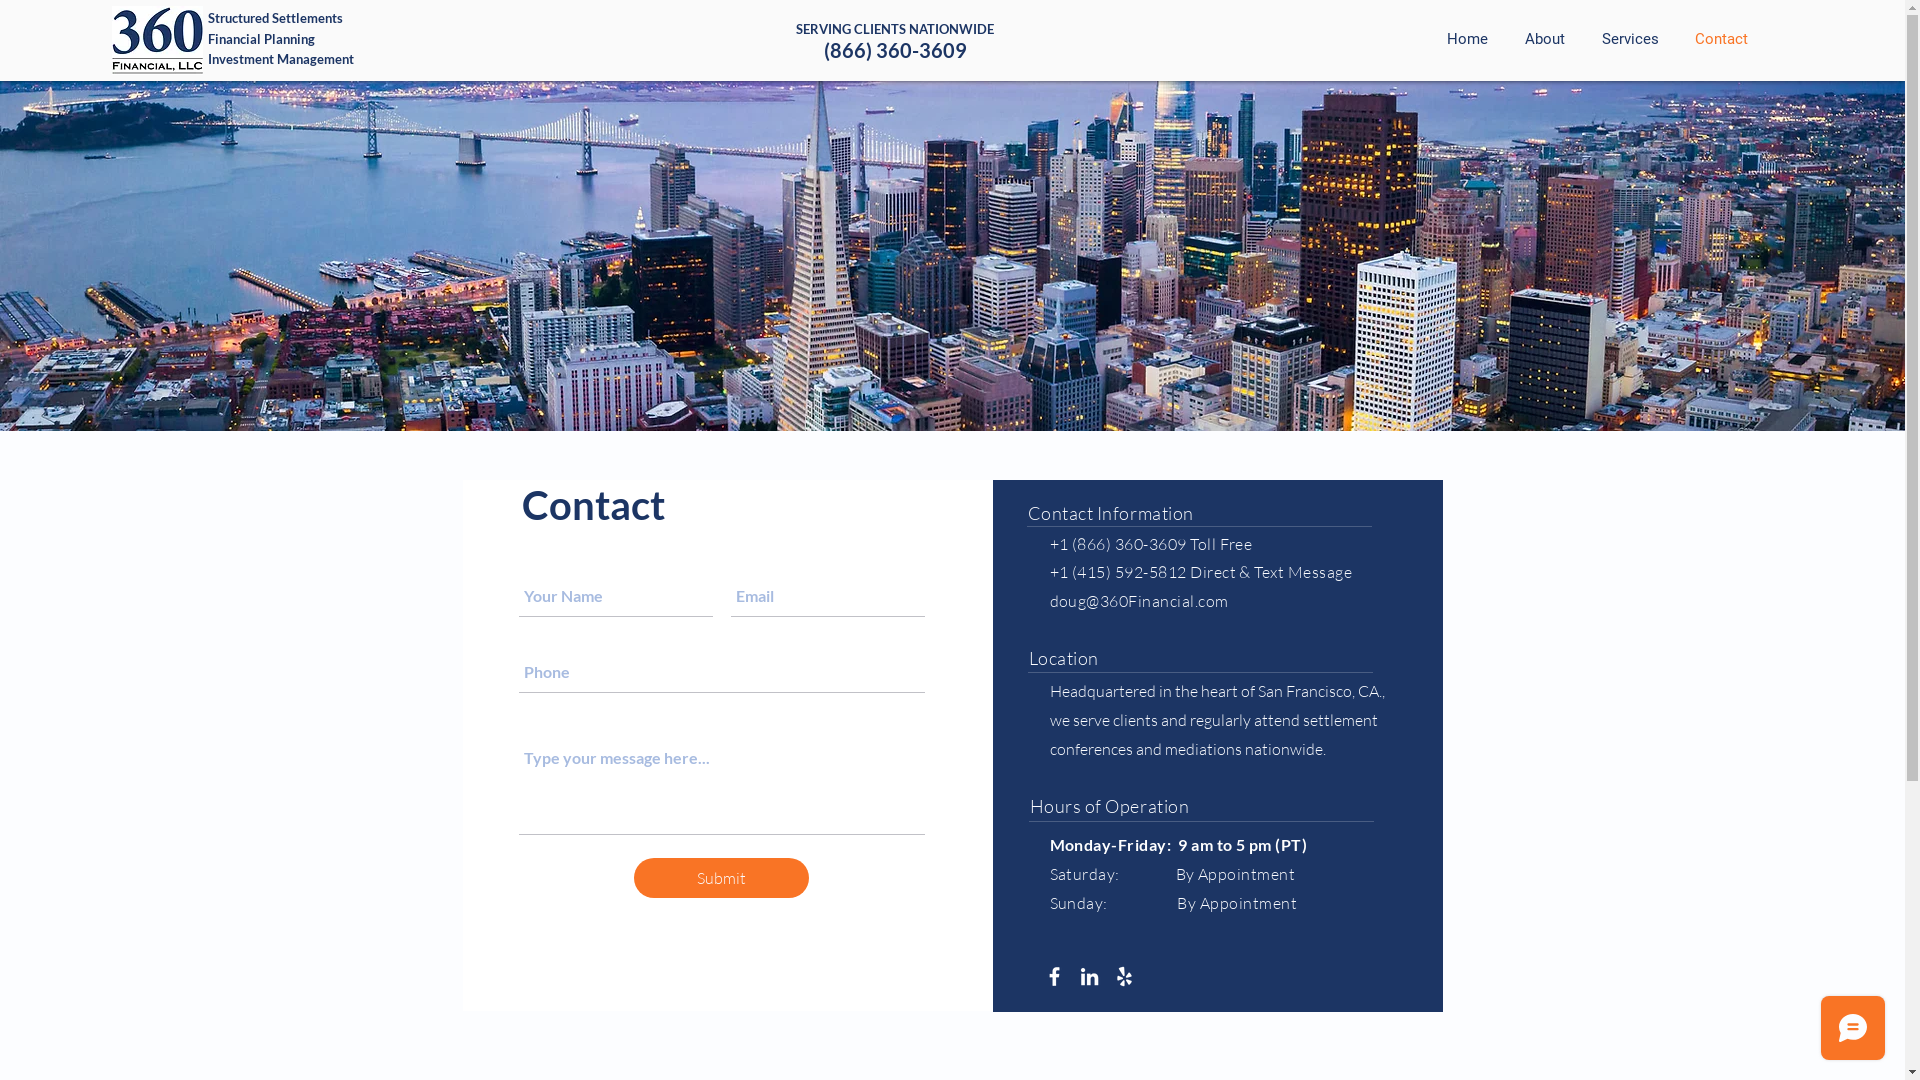 This screenshot has height=1080, width=1920. What do you see at coordinates (1502, 38) in the screenshot?
I see `'About'` at bounding box center [1502, 38].